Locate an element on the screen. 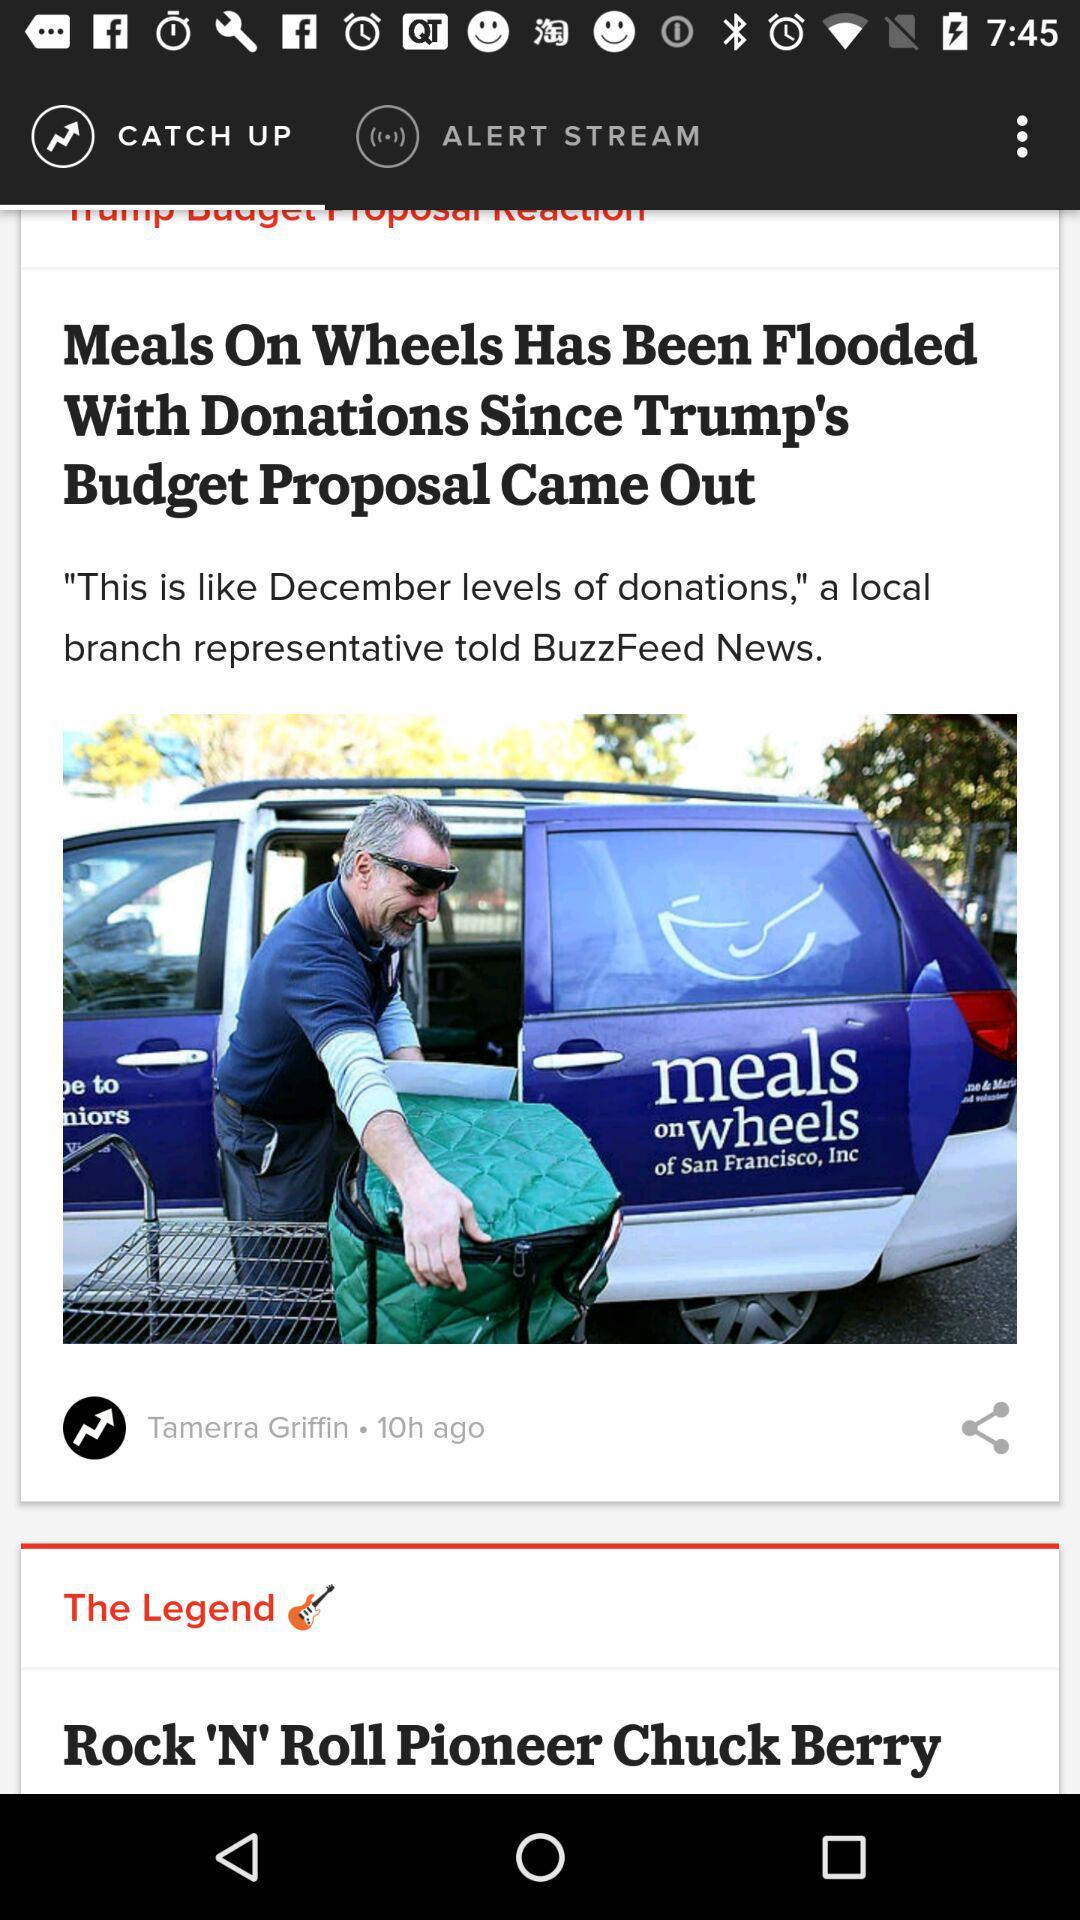 The height and width of the screenshot is (1920, 1080). item next to the tamerra griffin 10h icon is located at coordinates (984, 1427).